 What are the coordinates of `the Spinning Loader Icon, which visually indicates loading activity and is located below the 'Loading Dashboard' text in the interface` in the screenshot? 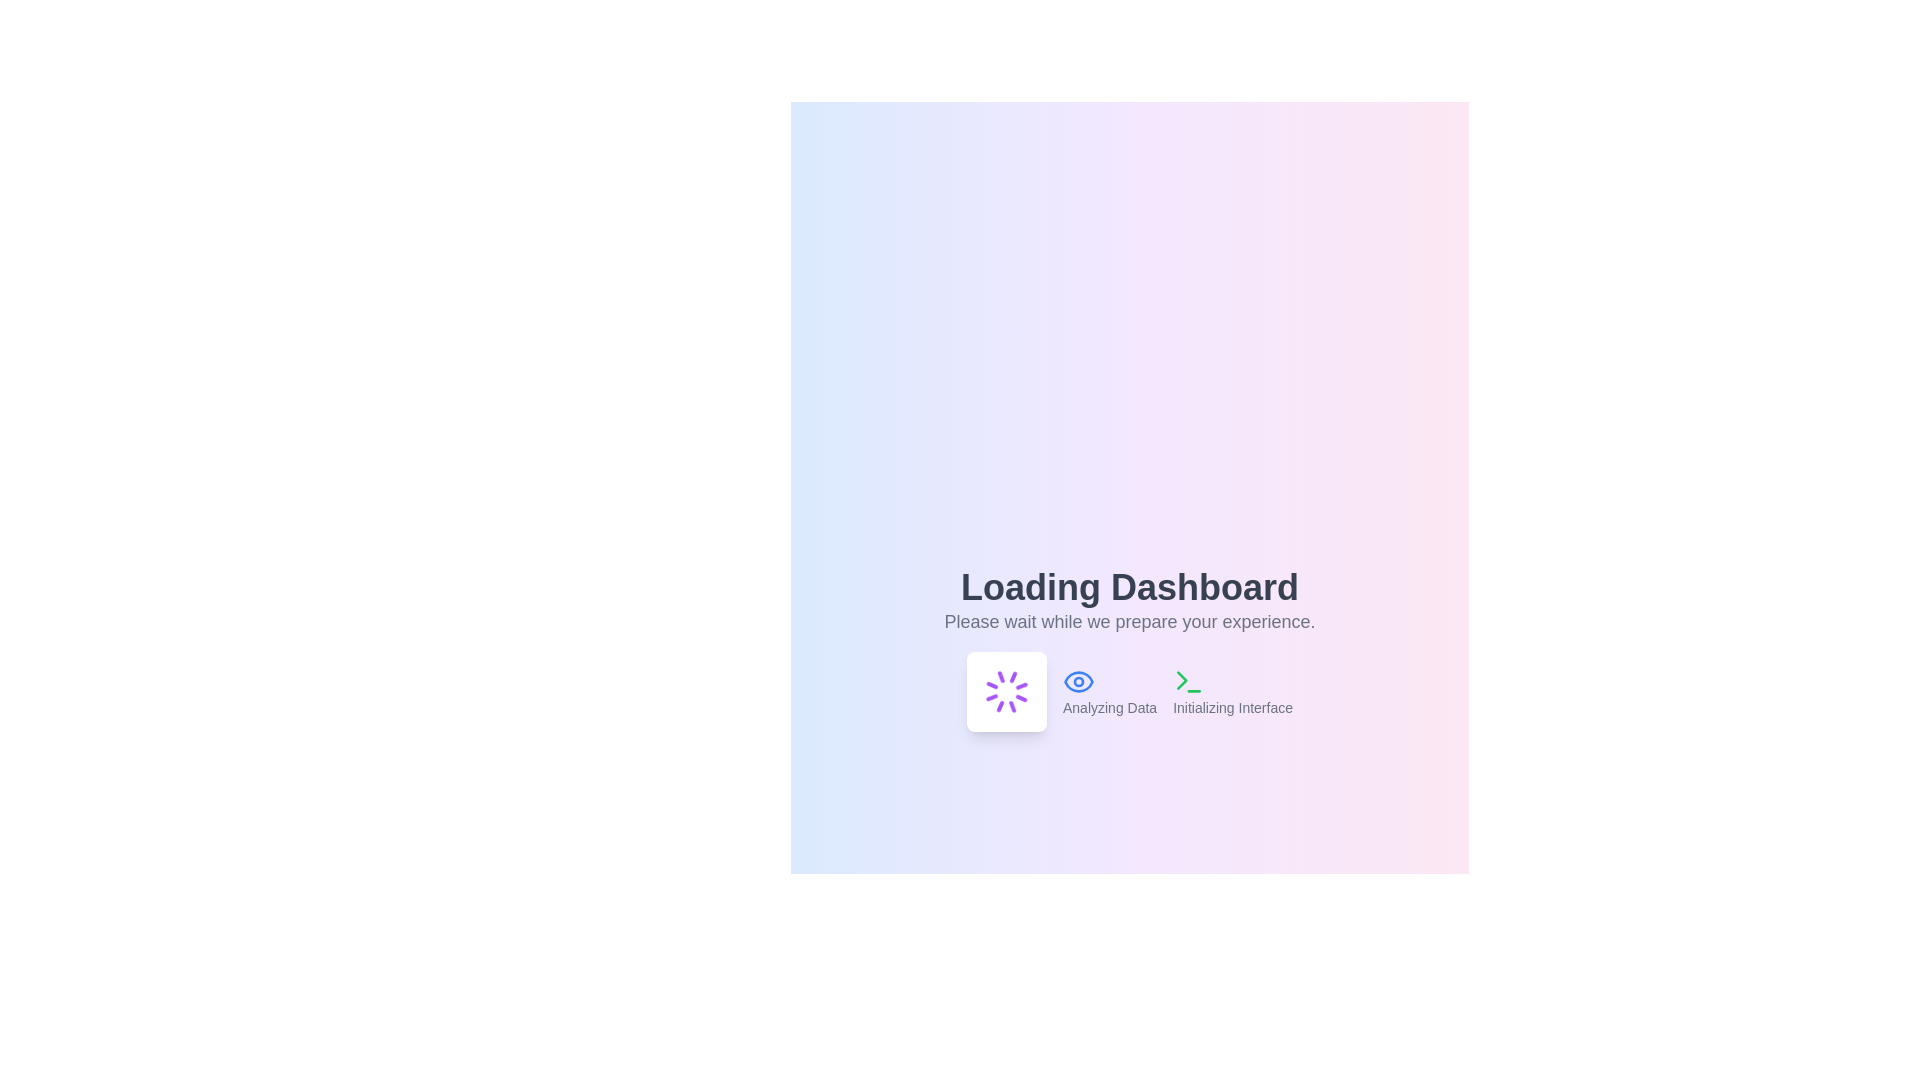 It's located at (1007, 690).